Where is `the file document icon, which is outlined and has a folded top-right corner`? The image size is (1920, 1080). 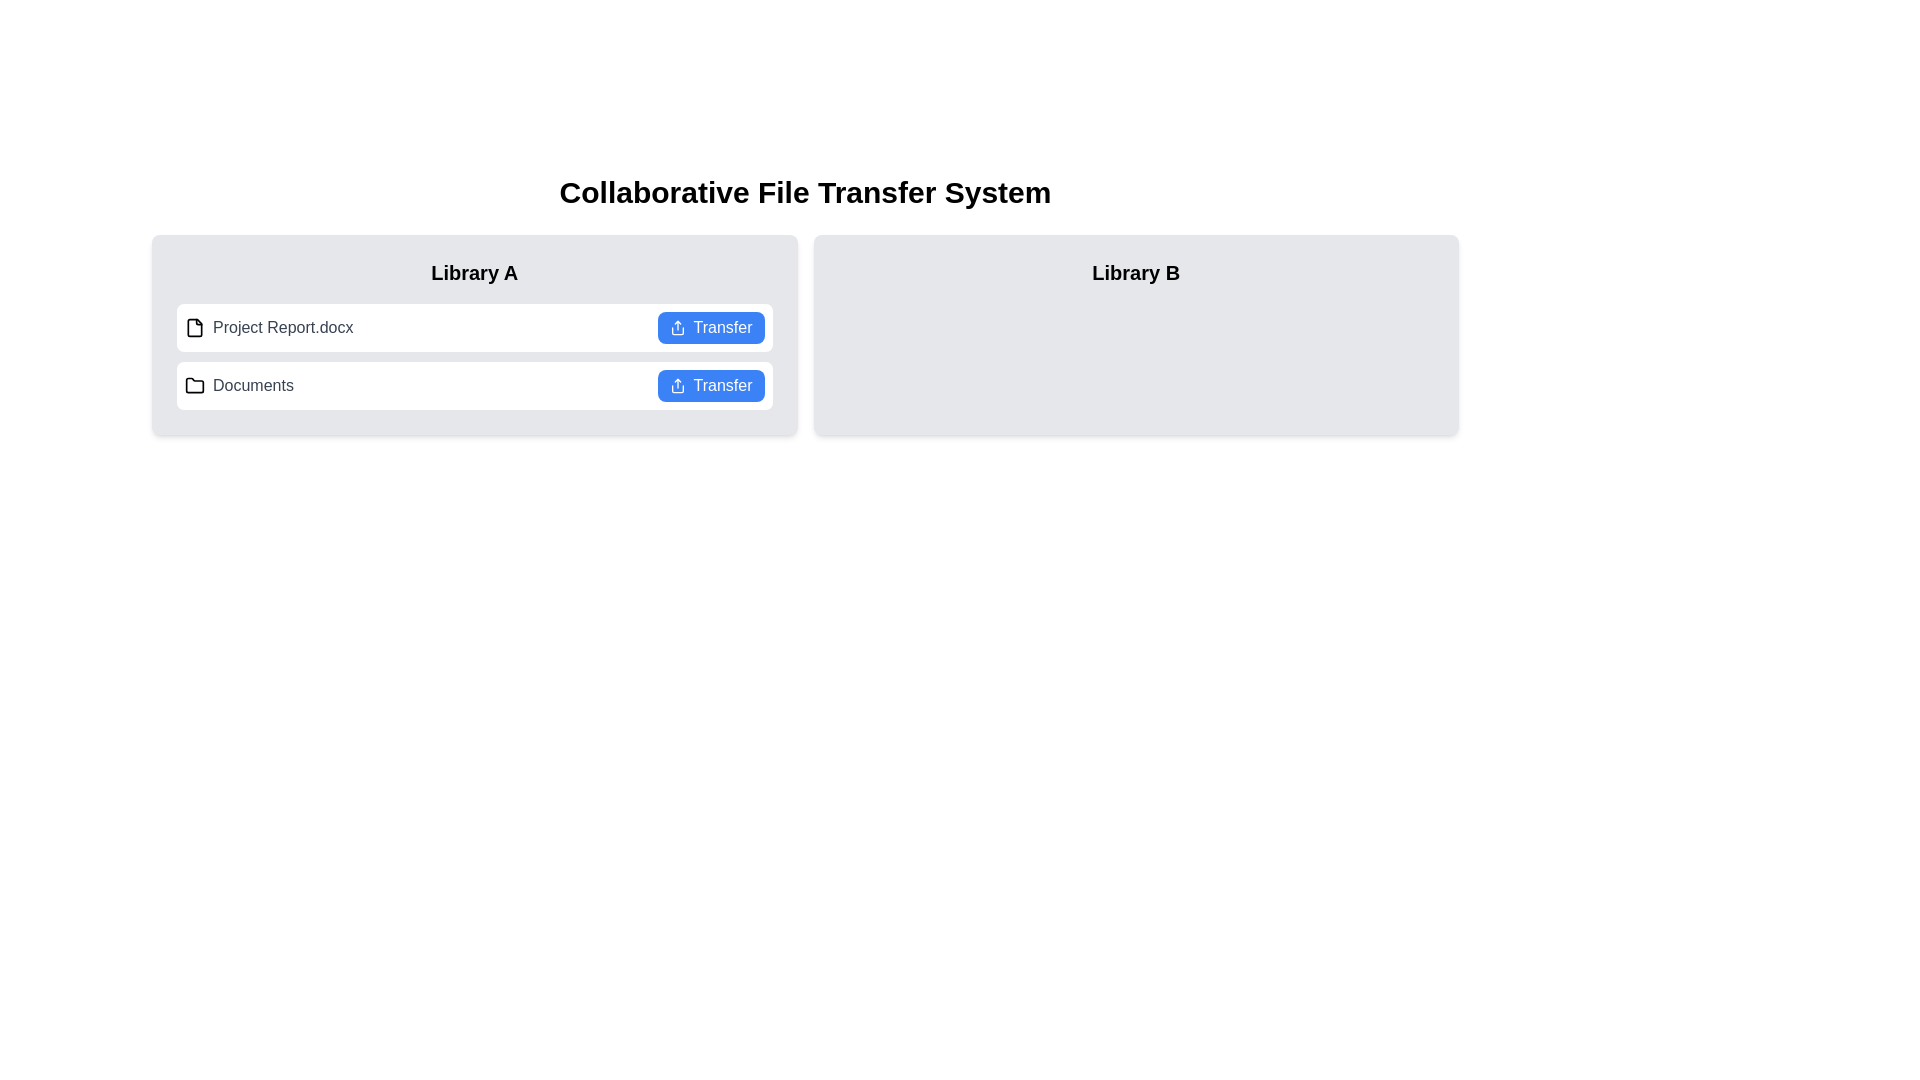
the file document icon, which is outlined and has a folded top-right corner is located at coordinates (195, 326).